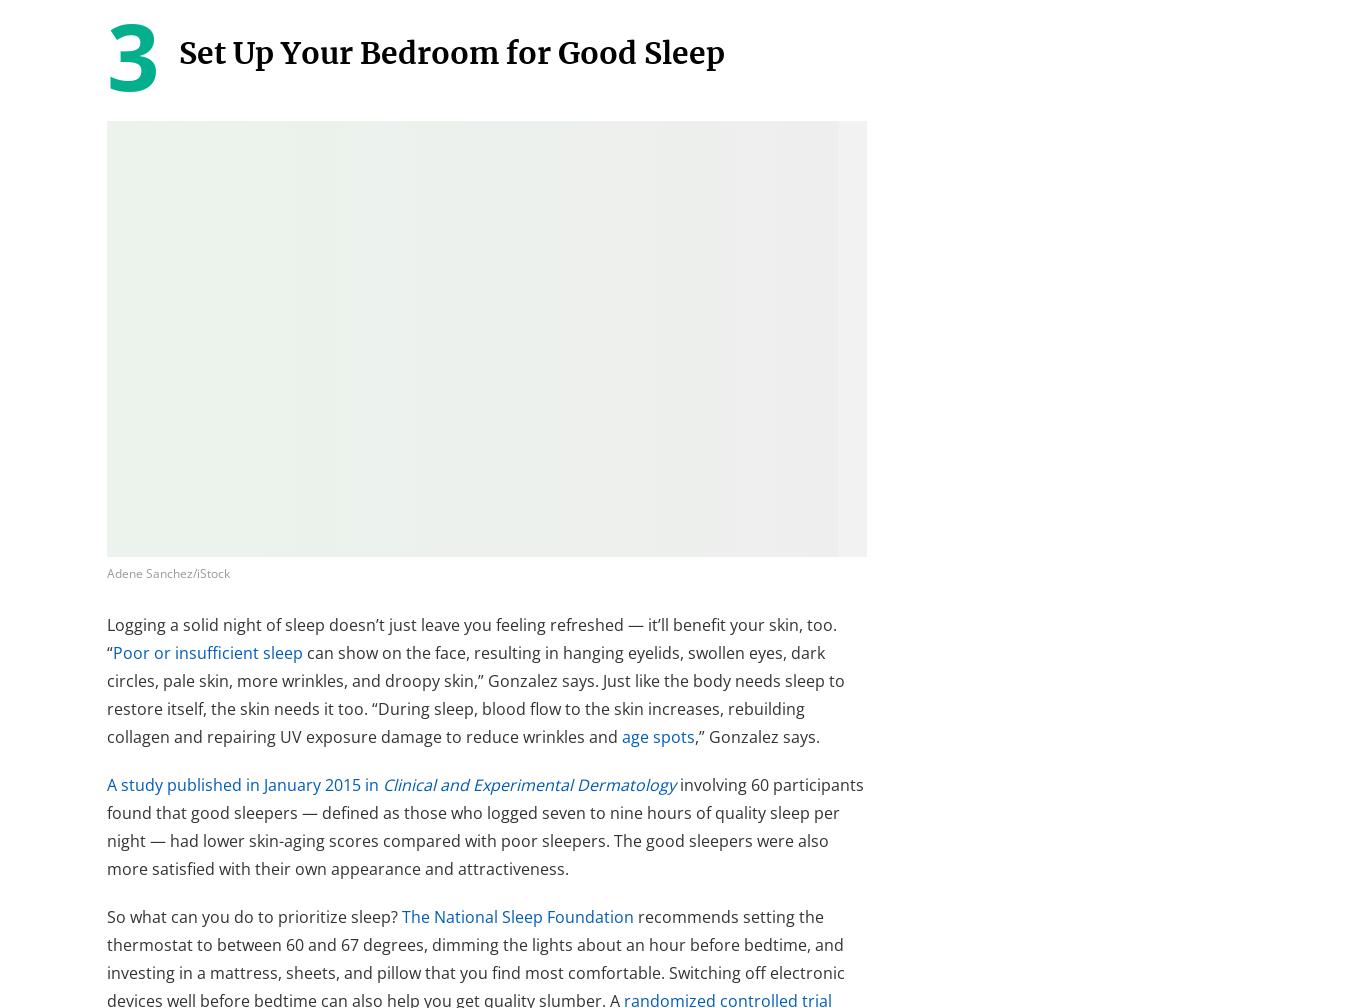 The height and width of the screenshot is (1008, 1366). What do you see at coordinates (529, 784) in the screenshot?
I see `'Clinical and Experimental Dermatology'` at bounding box center [529, 784].